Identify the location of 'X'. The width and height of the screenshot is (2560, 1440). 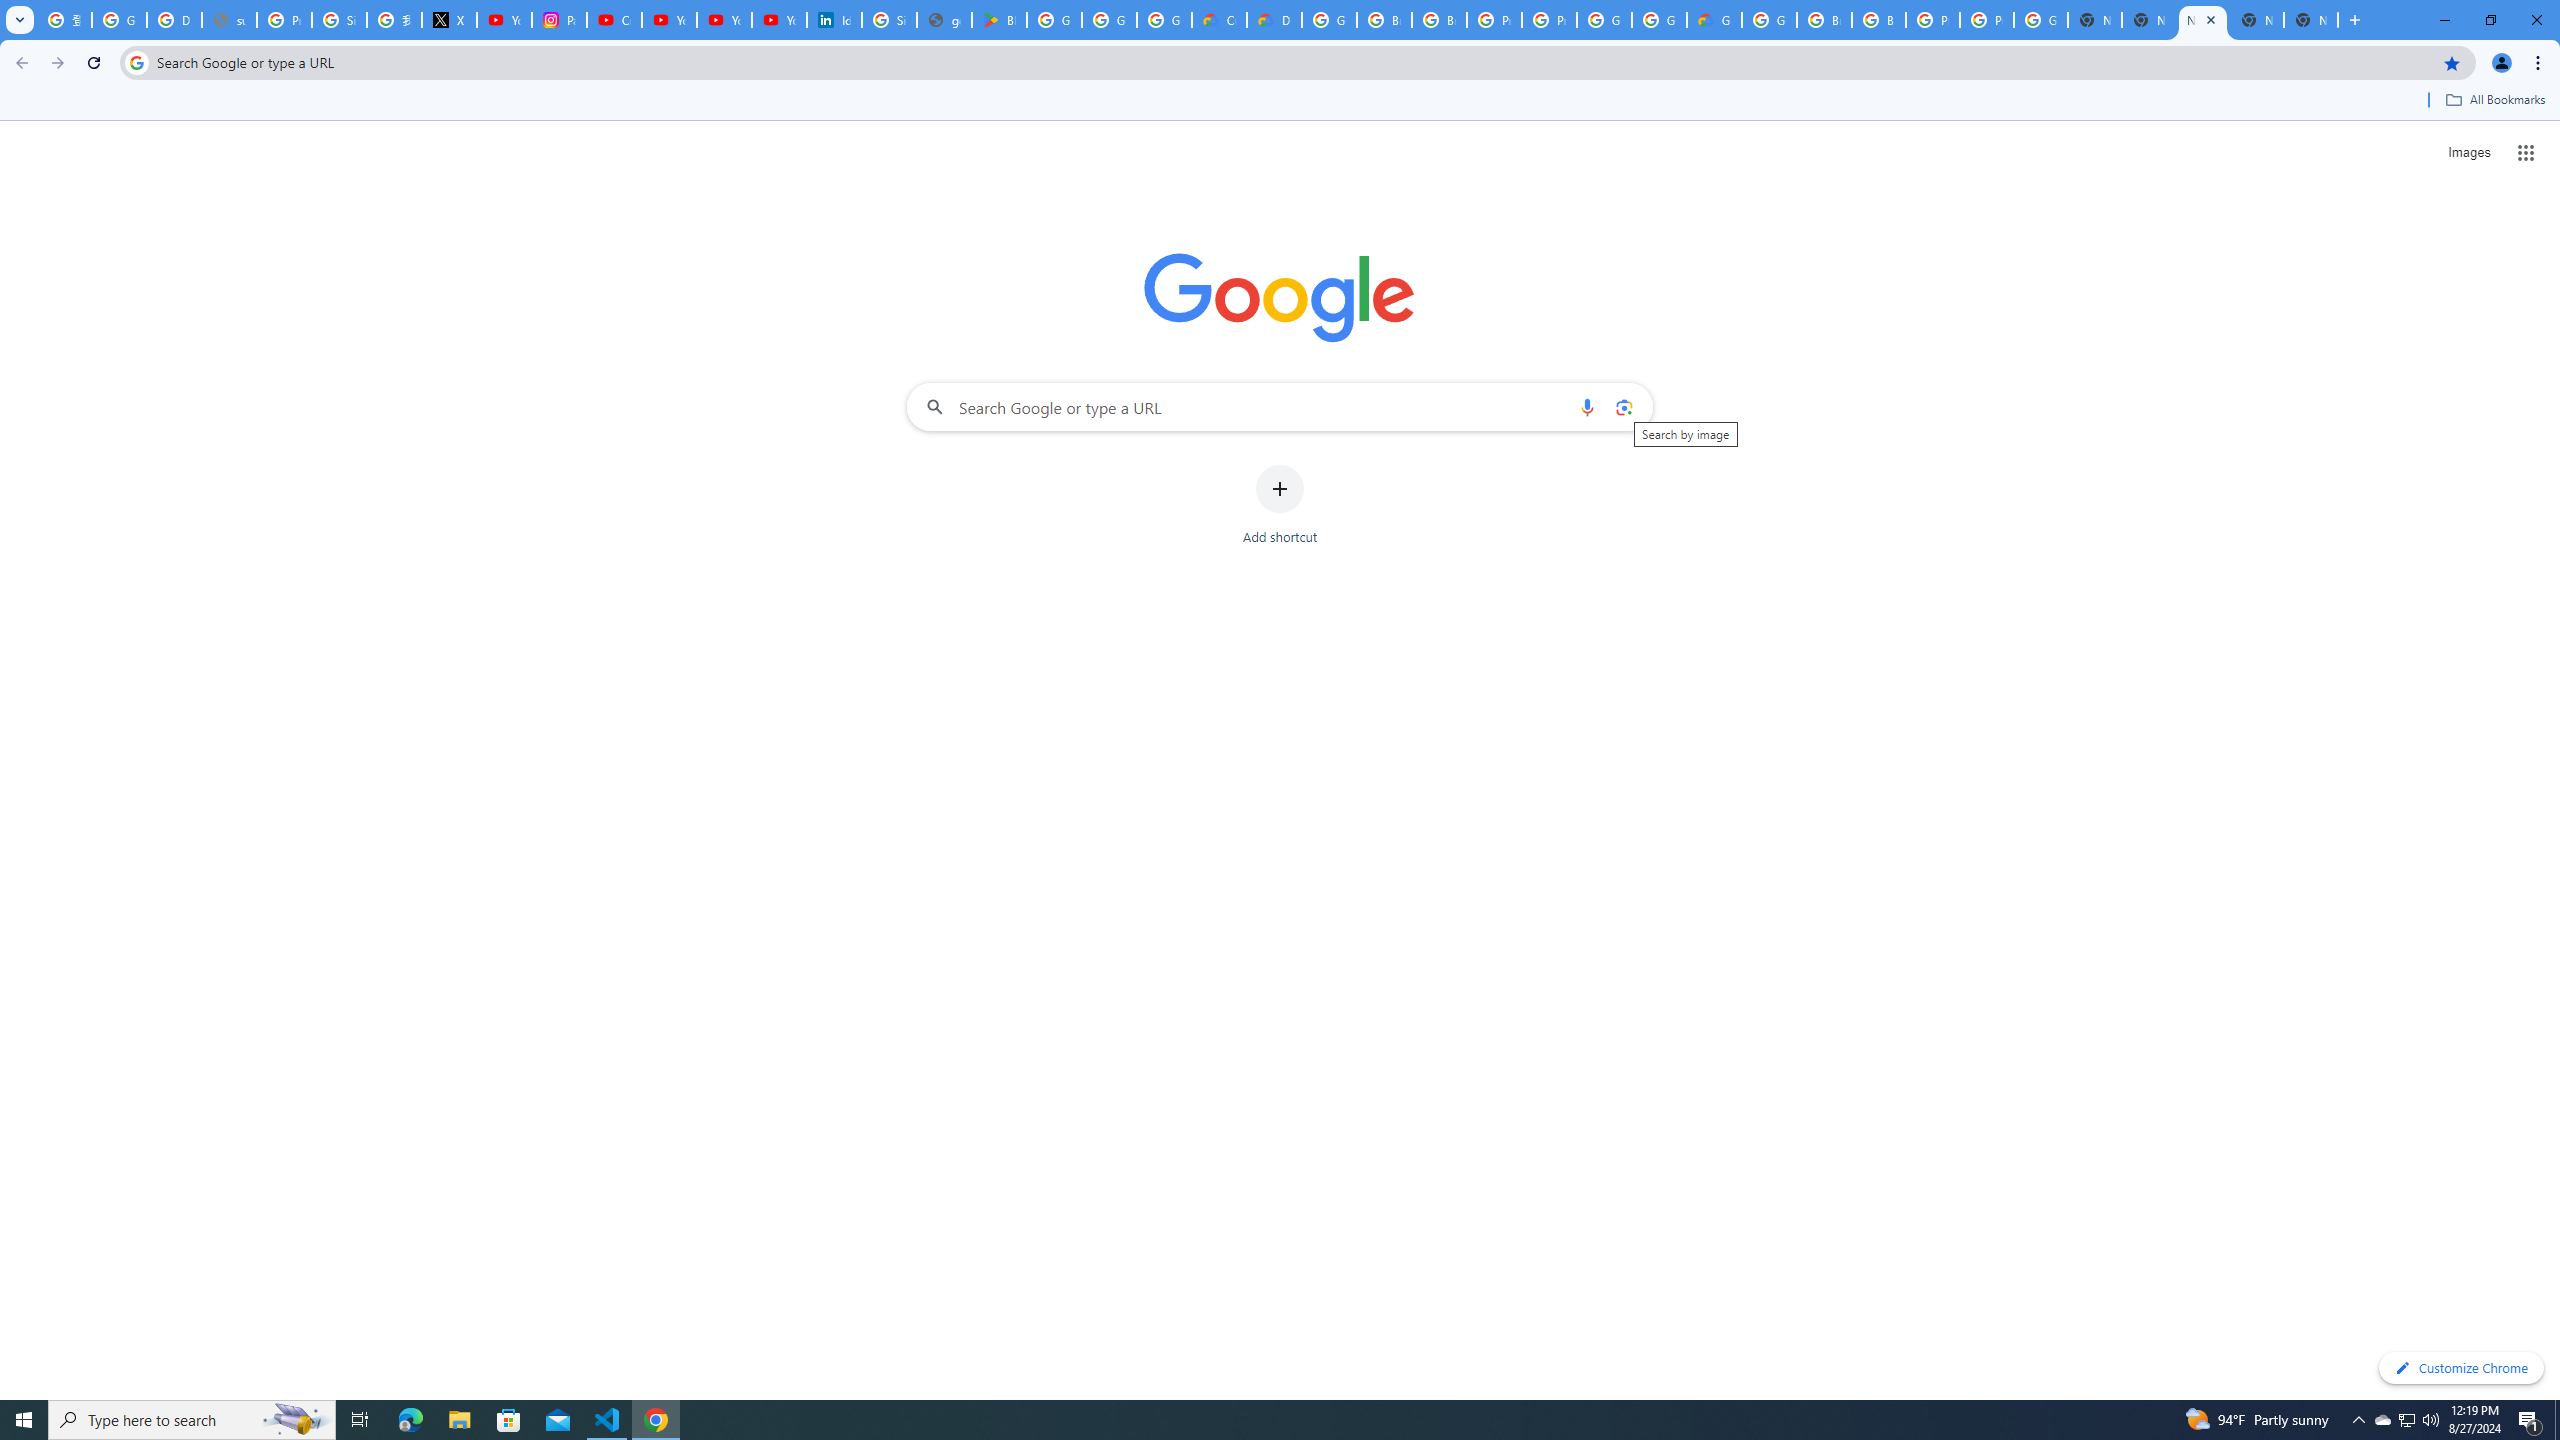
(448, 19).